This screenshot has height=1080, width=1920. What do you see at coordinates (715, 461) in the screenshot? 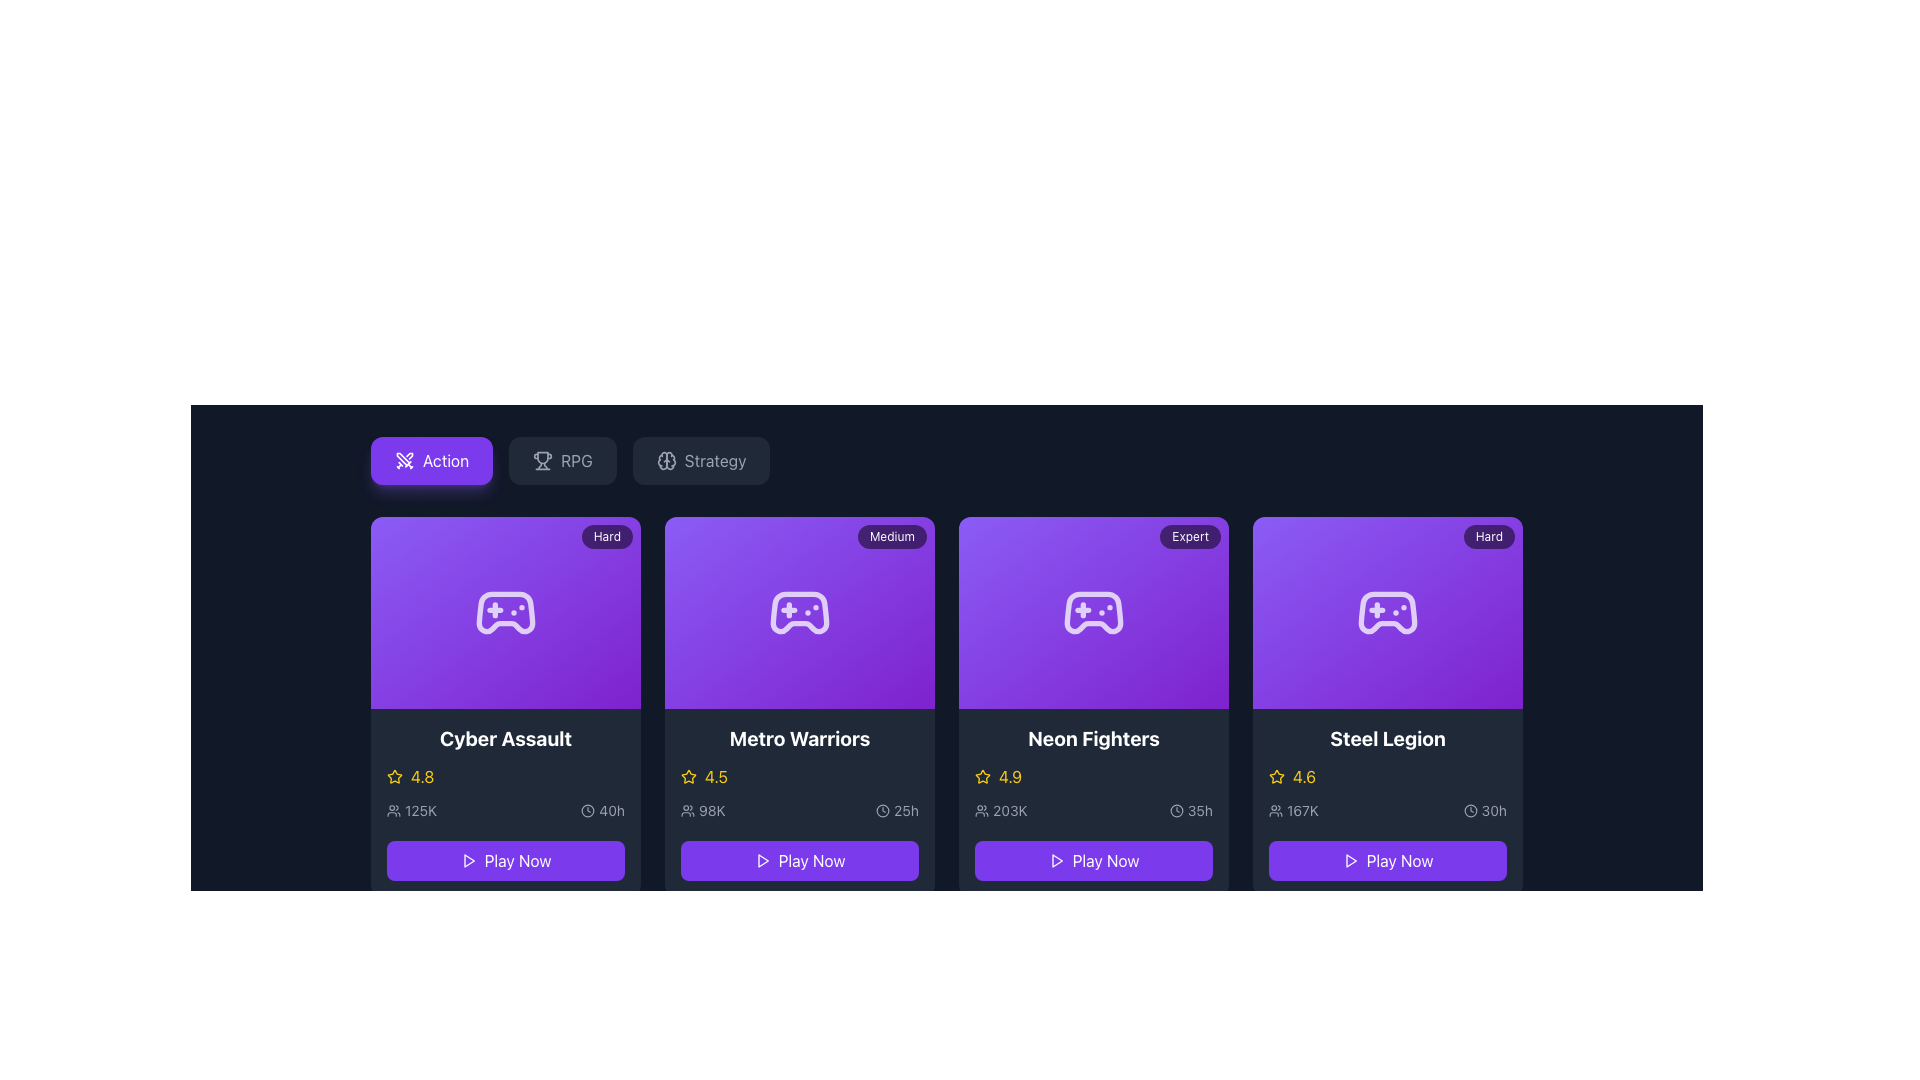
I see `the 'Strategy' text label in the navigation bar to observe any tooltip or hover effect` at bounding box center [715, 461].